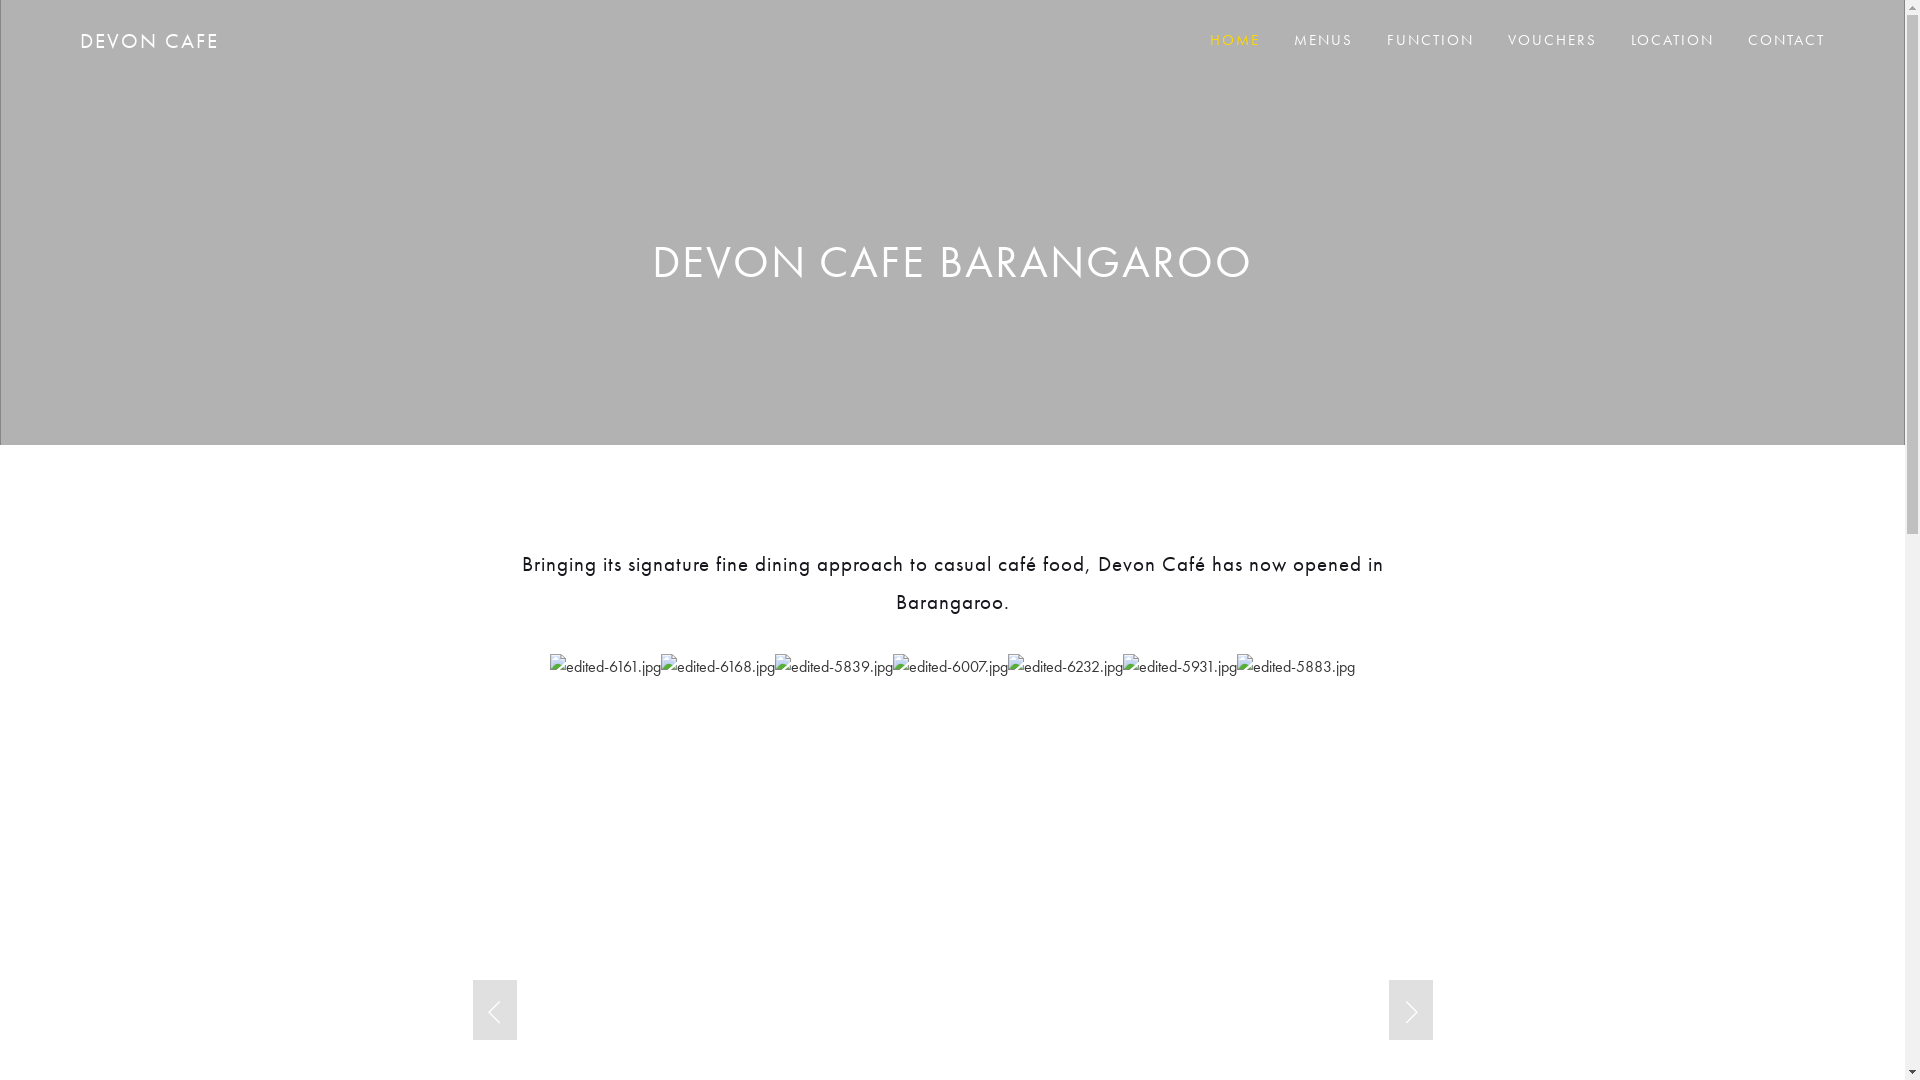  Describe the element at coordinates (1551, 39) in the screenshot. I see `'VOUCHERS'` at that location.